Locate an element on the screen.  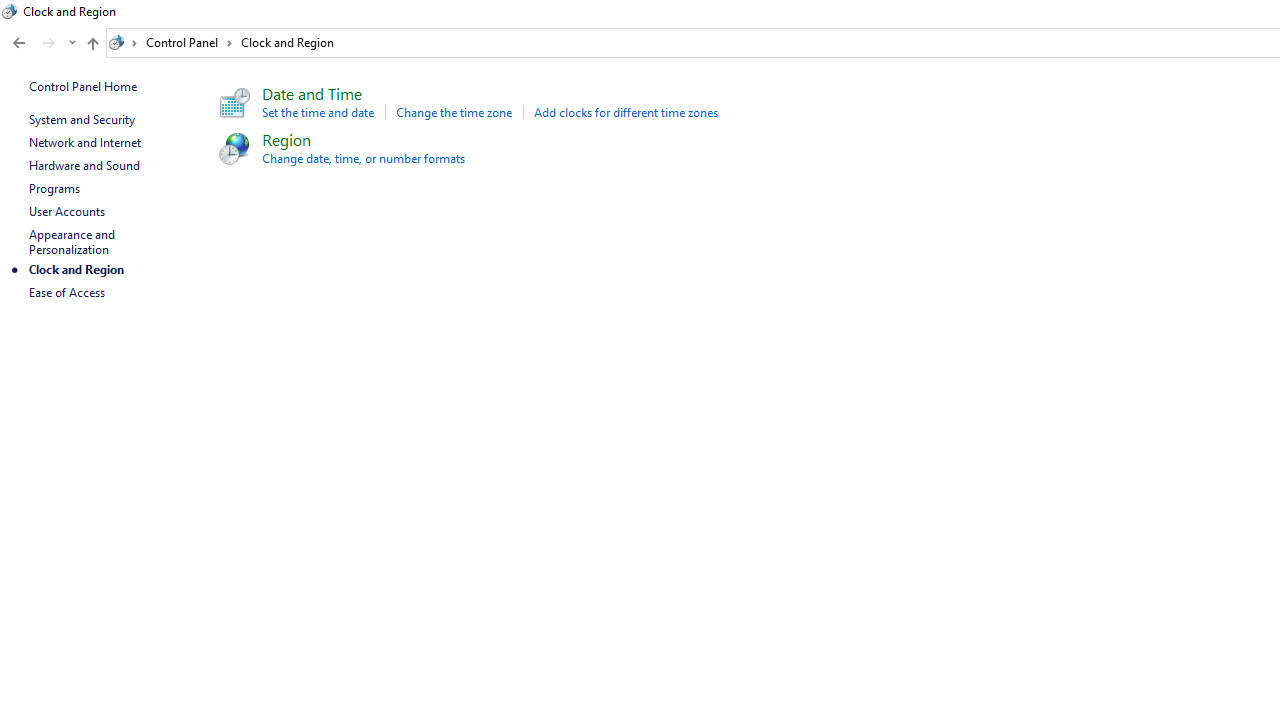
'Control Panel Home' is located at coordinates (82, 85).